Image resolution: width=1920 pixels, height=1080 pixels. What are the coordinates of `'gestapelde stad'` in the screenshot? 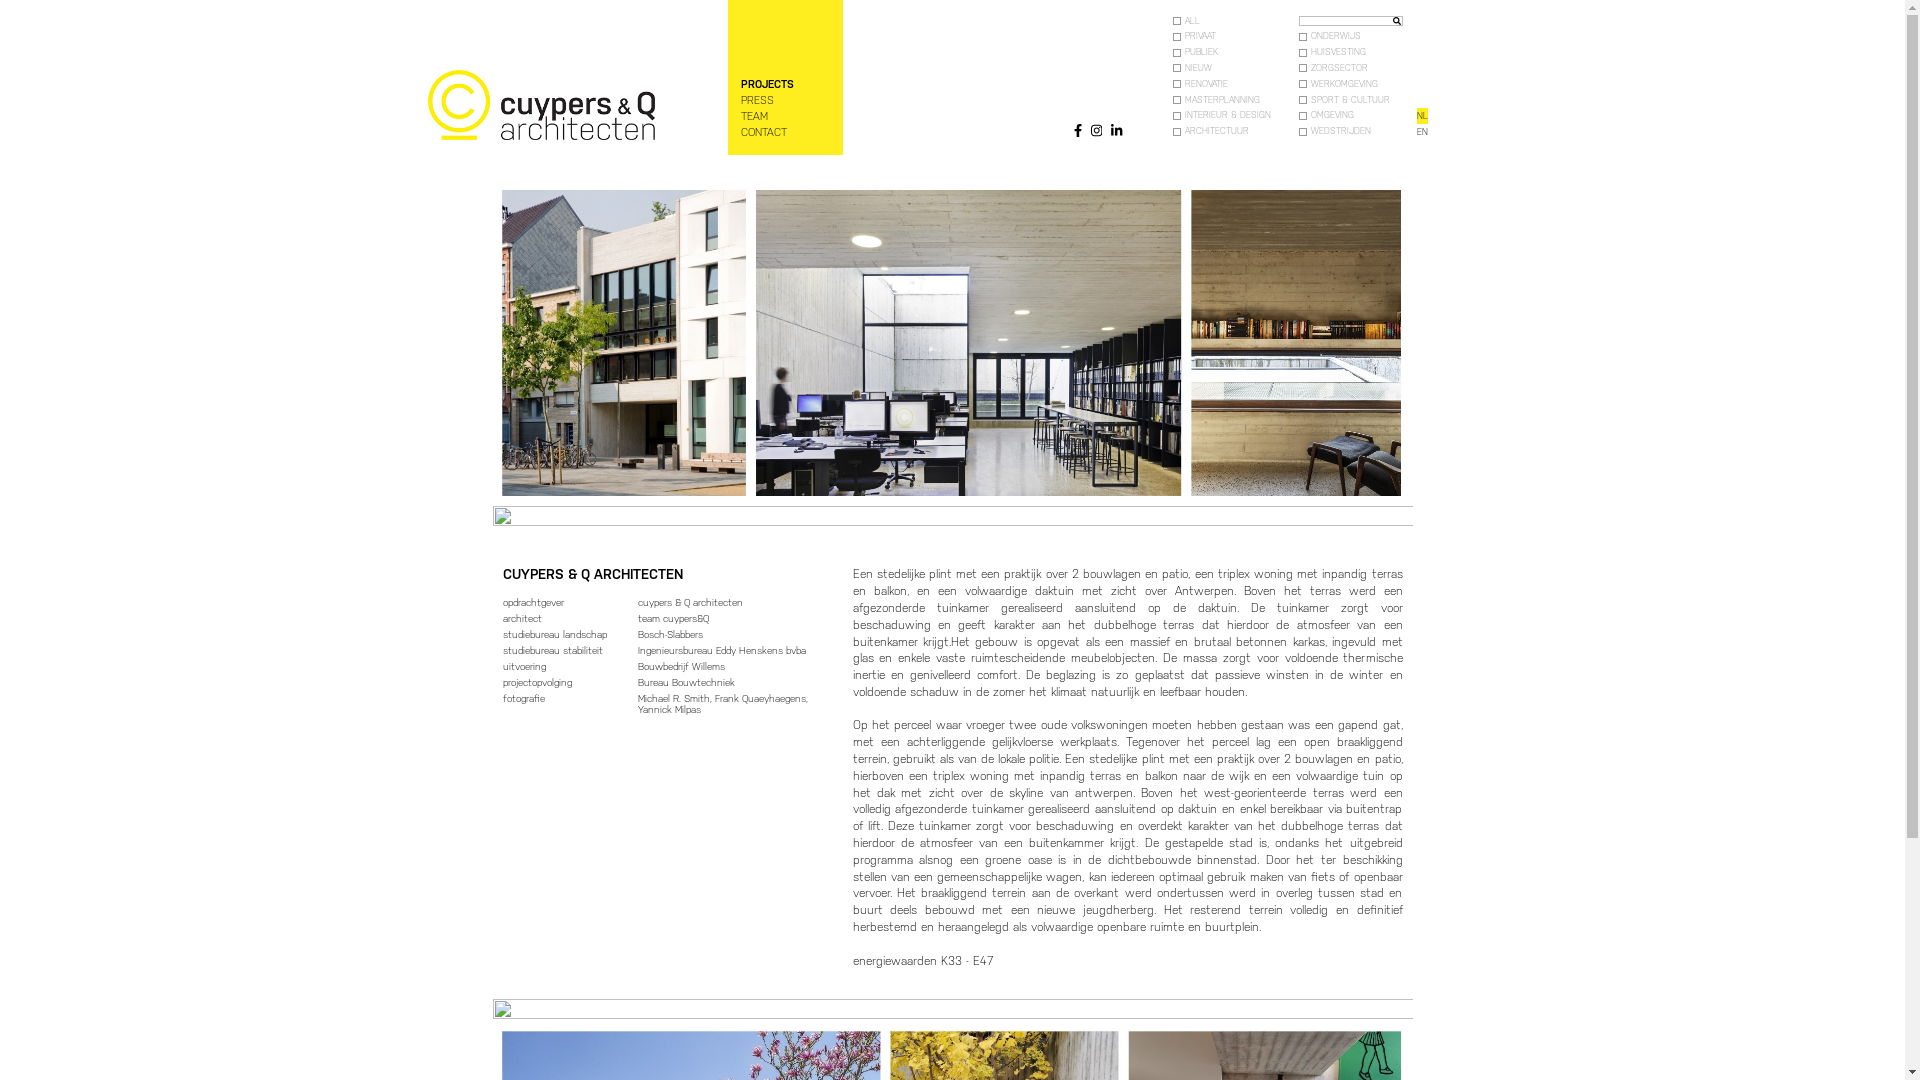 It's located at (1208, 843).